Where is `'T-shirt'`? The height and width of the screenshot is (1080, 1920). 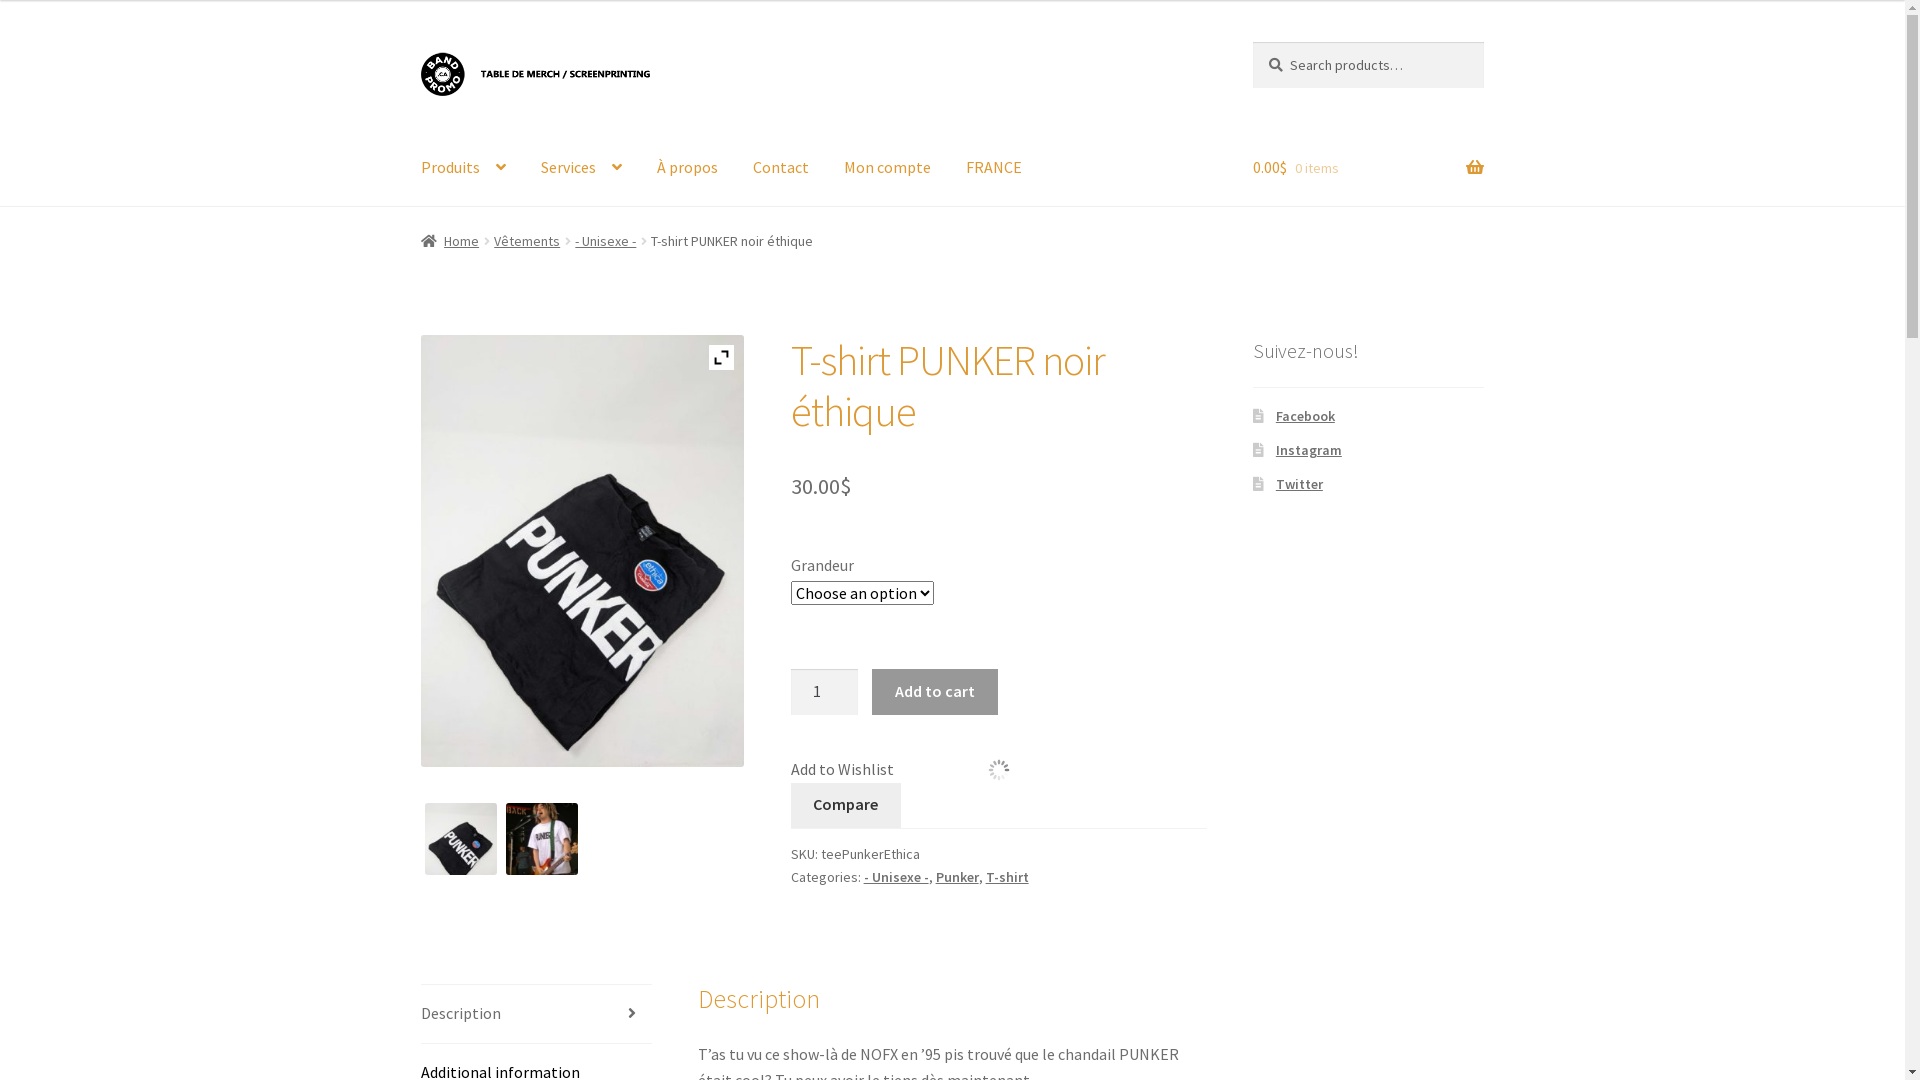 'T-shirt' is located at coordinates (1007, 875).